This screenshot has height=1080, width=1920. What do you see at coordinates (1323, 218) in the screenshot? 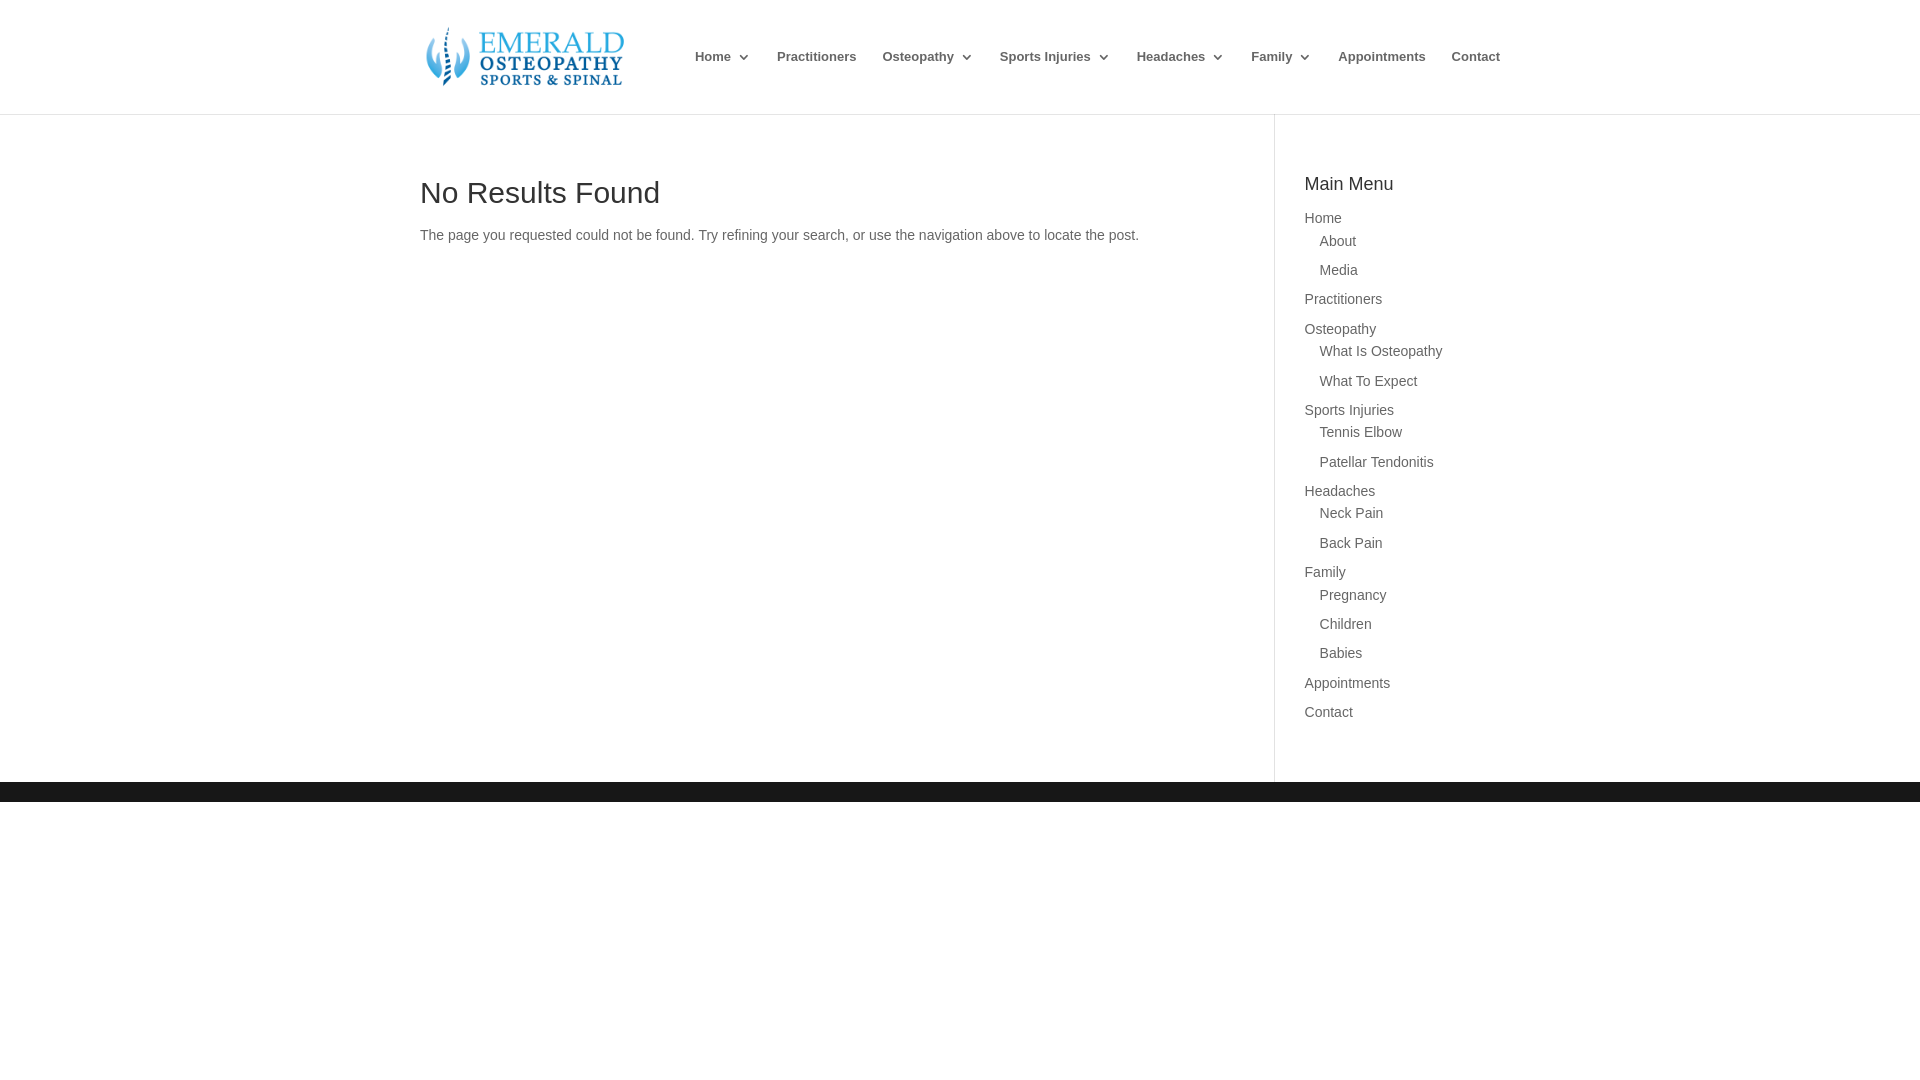
I see `'Home'` at bounding box center [1323, 218].